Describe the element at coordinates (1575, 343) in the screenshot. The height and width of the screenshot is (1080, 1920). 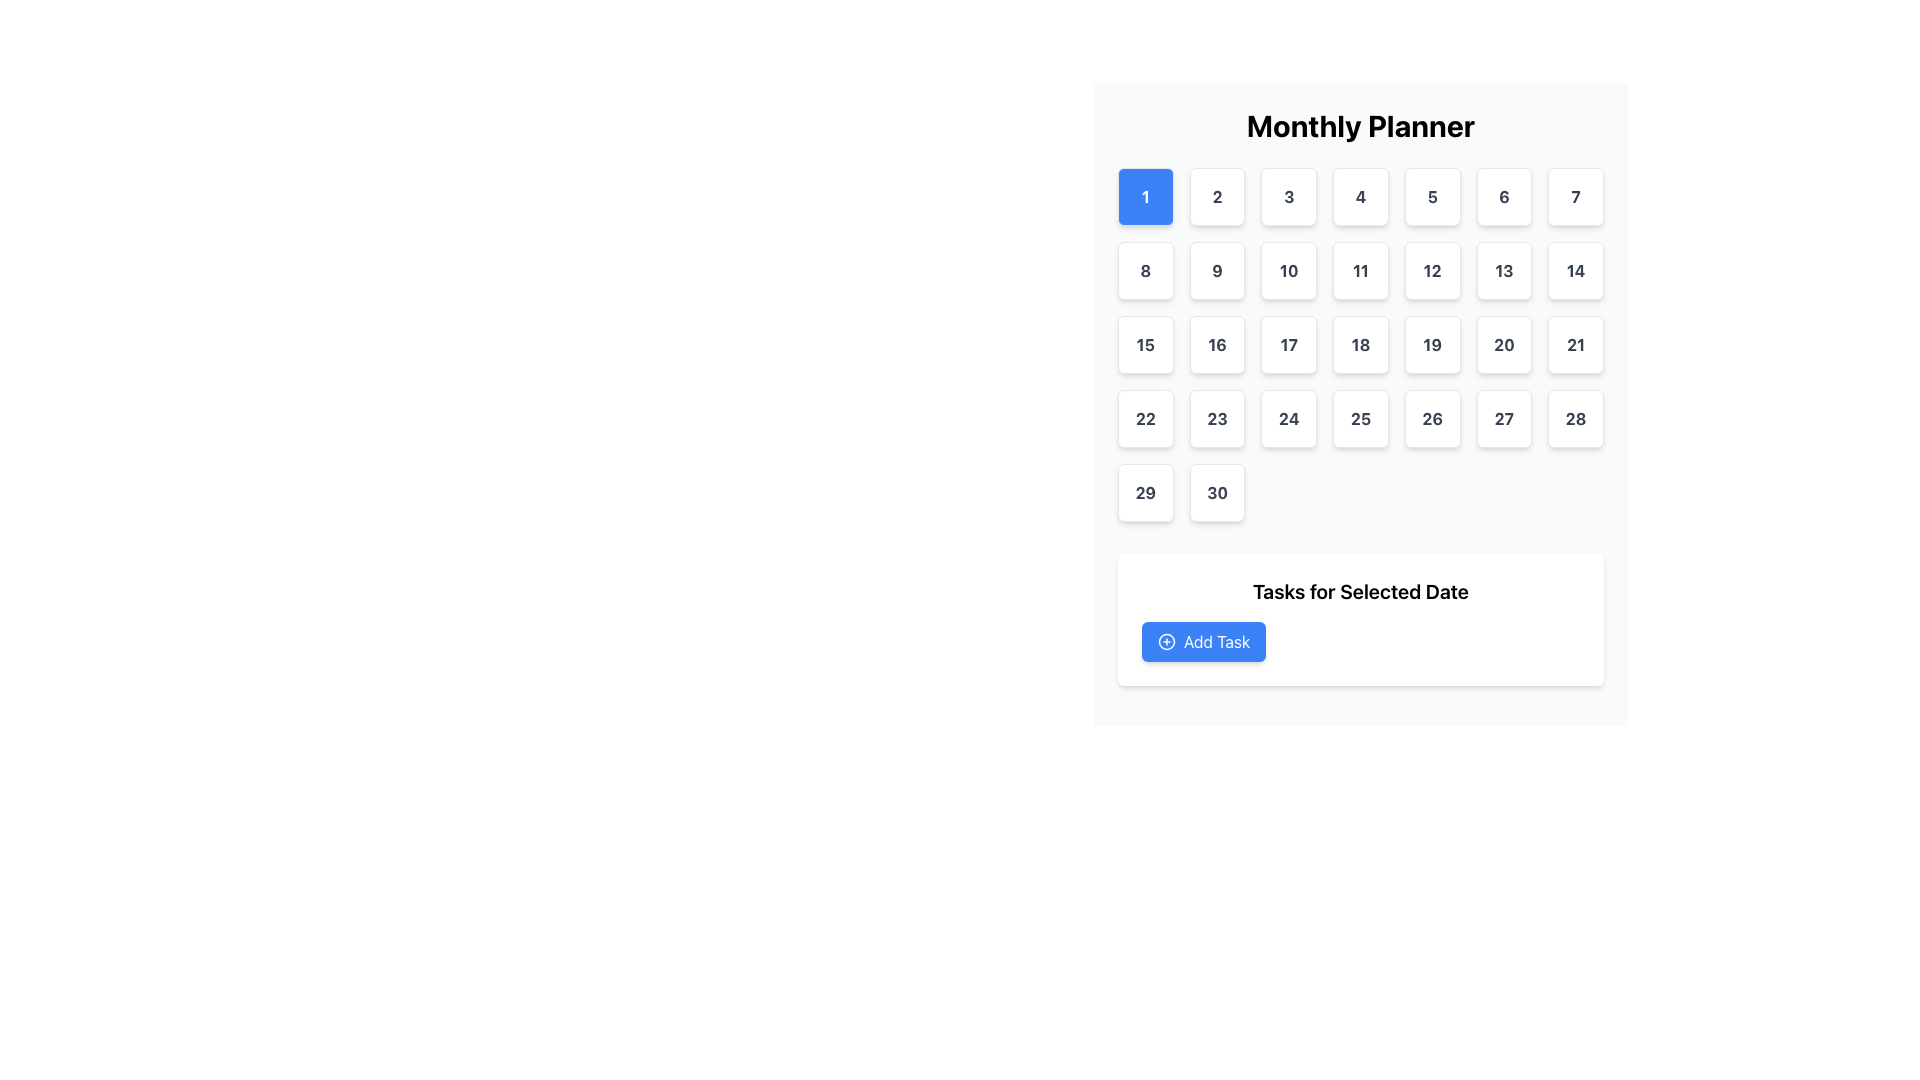
I see `the clickable calendar date button displaying the number '21', located in the 6th row and 7th column of the grid` at that location.